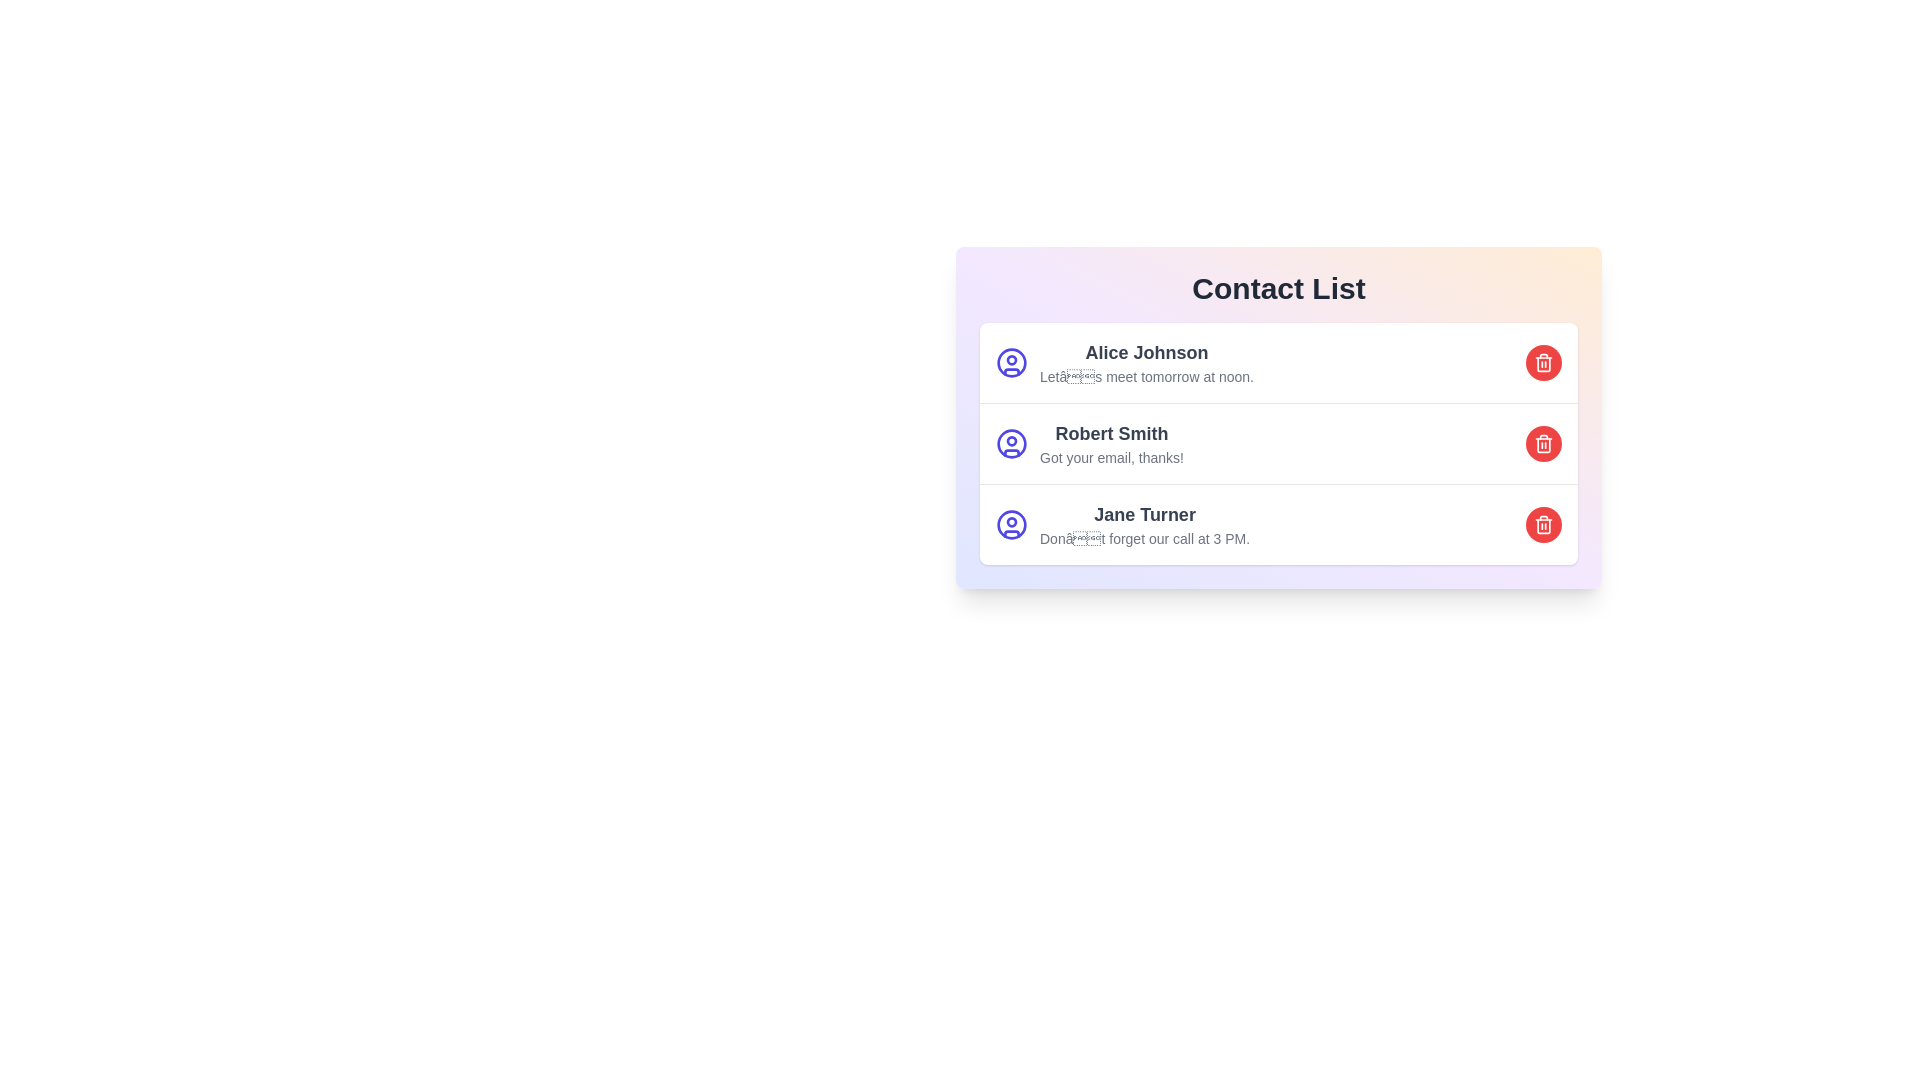 The height and width of the screenshot is (1080, 1920). I want to click on the user icon for the contact Jane Turner, so click(1012, 523).